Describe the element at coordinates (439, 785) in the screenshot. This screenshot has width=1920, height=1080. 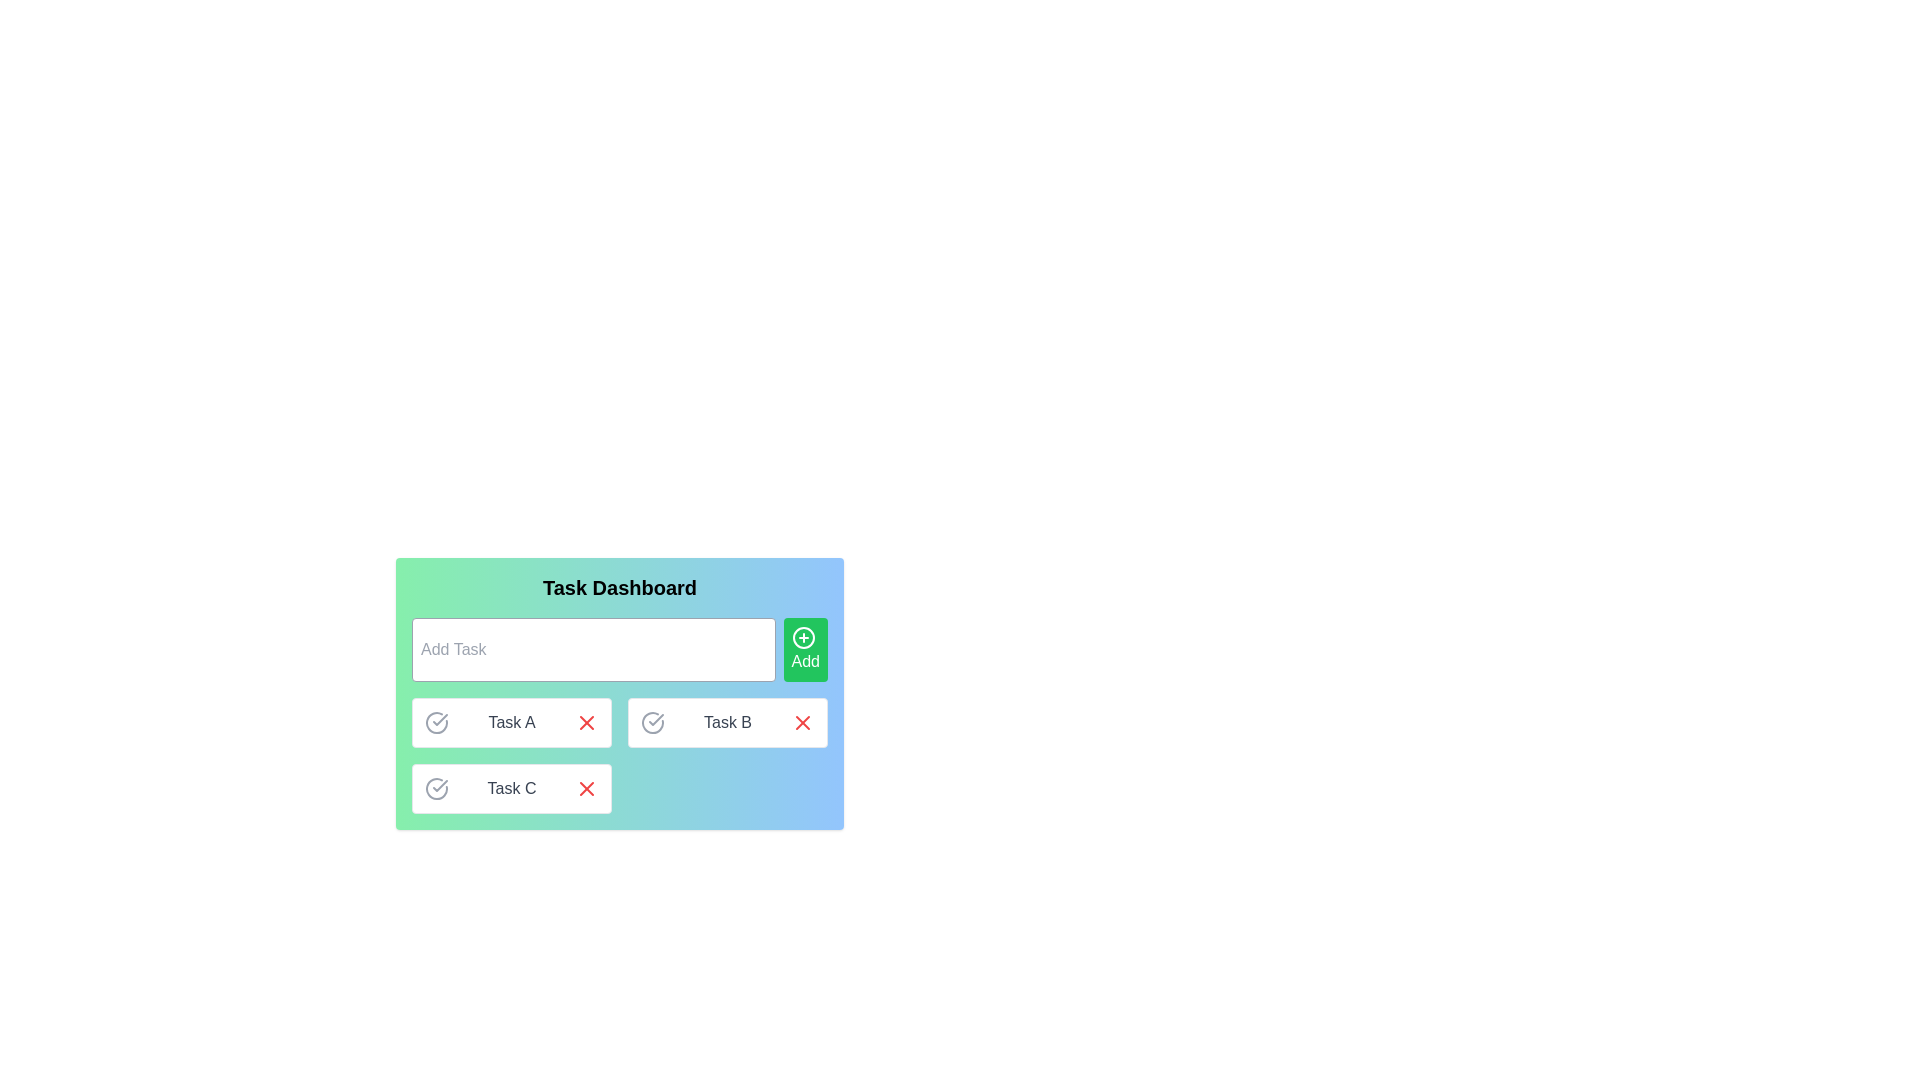
I see `the button-like interactive element styled as an icon to mark the associated task 'Task C' as completed` at that location.